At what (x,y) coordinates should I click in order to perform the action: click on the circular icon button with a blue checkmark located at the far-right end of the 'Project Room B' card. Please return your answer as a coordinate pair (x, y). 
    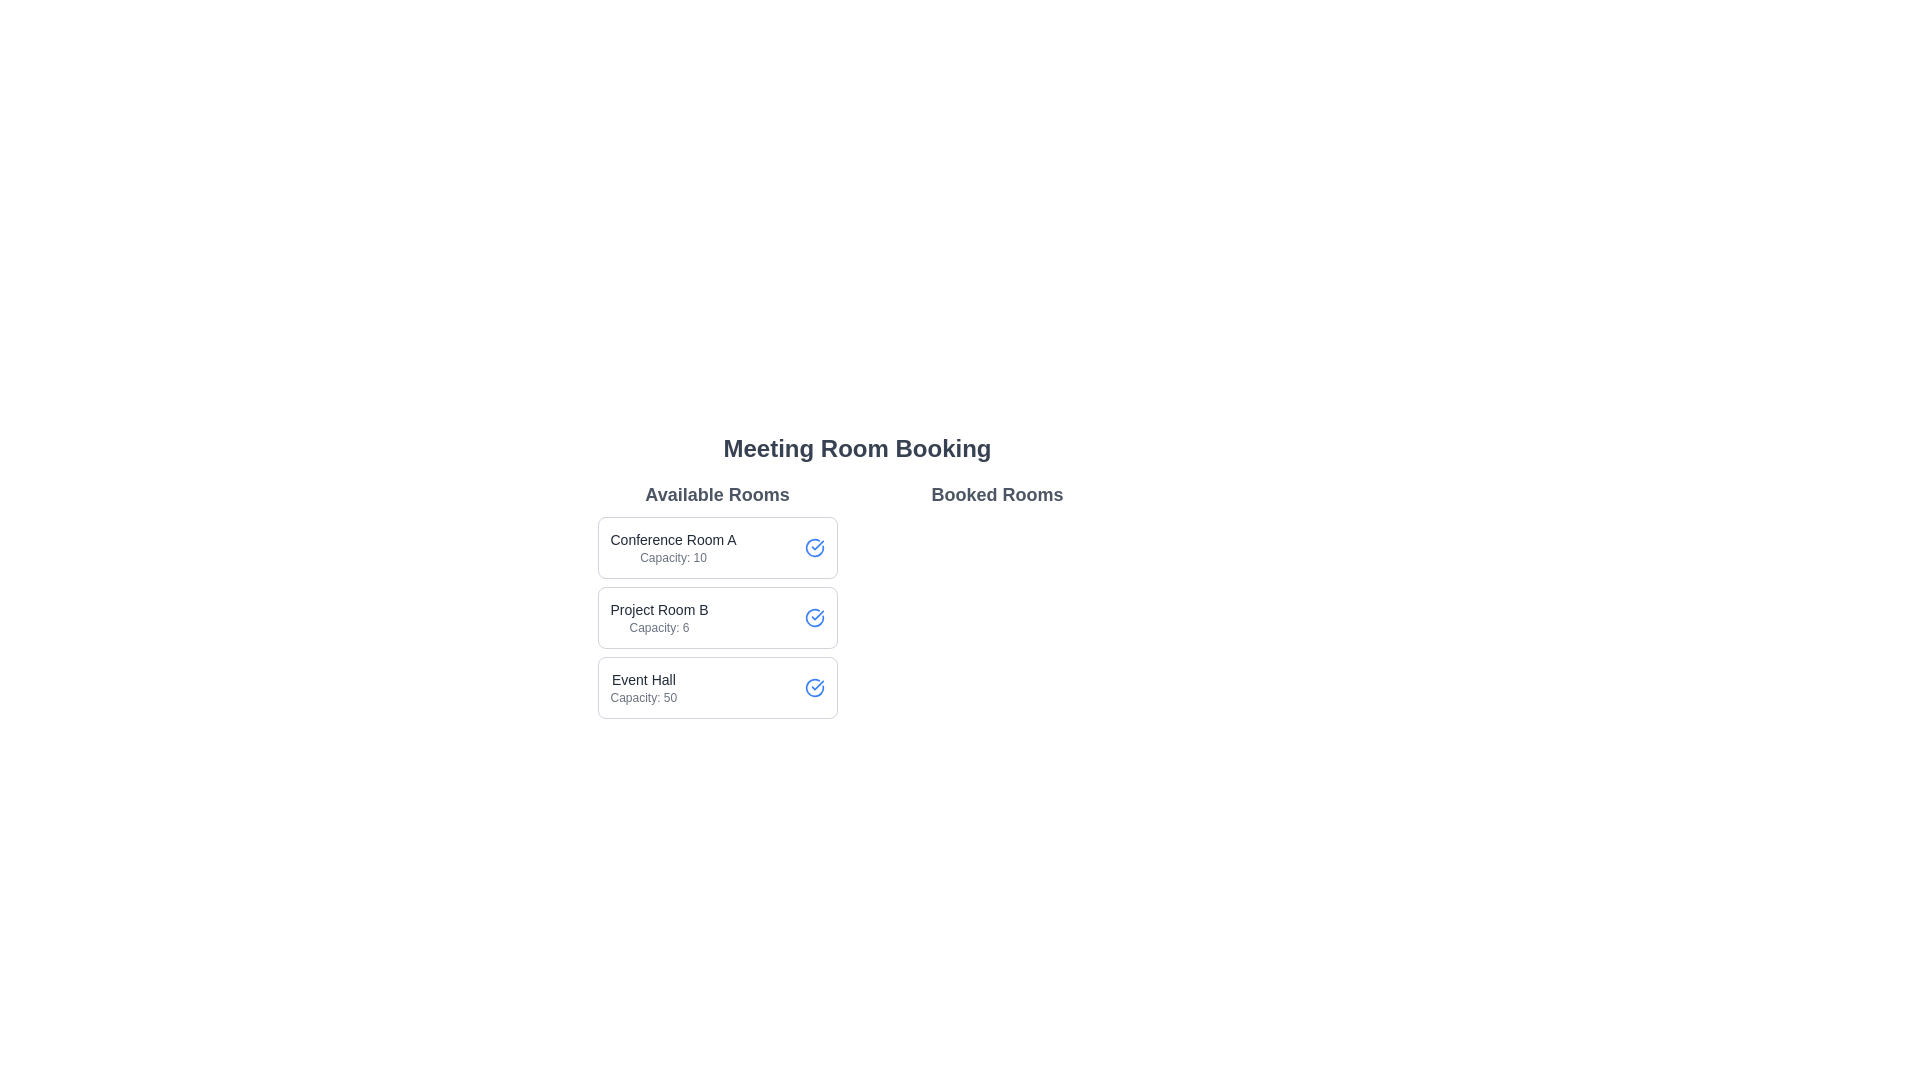
    Looking at the image, I should click on (814, 616).